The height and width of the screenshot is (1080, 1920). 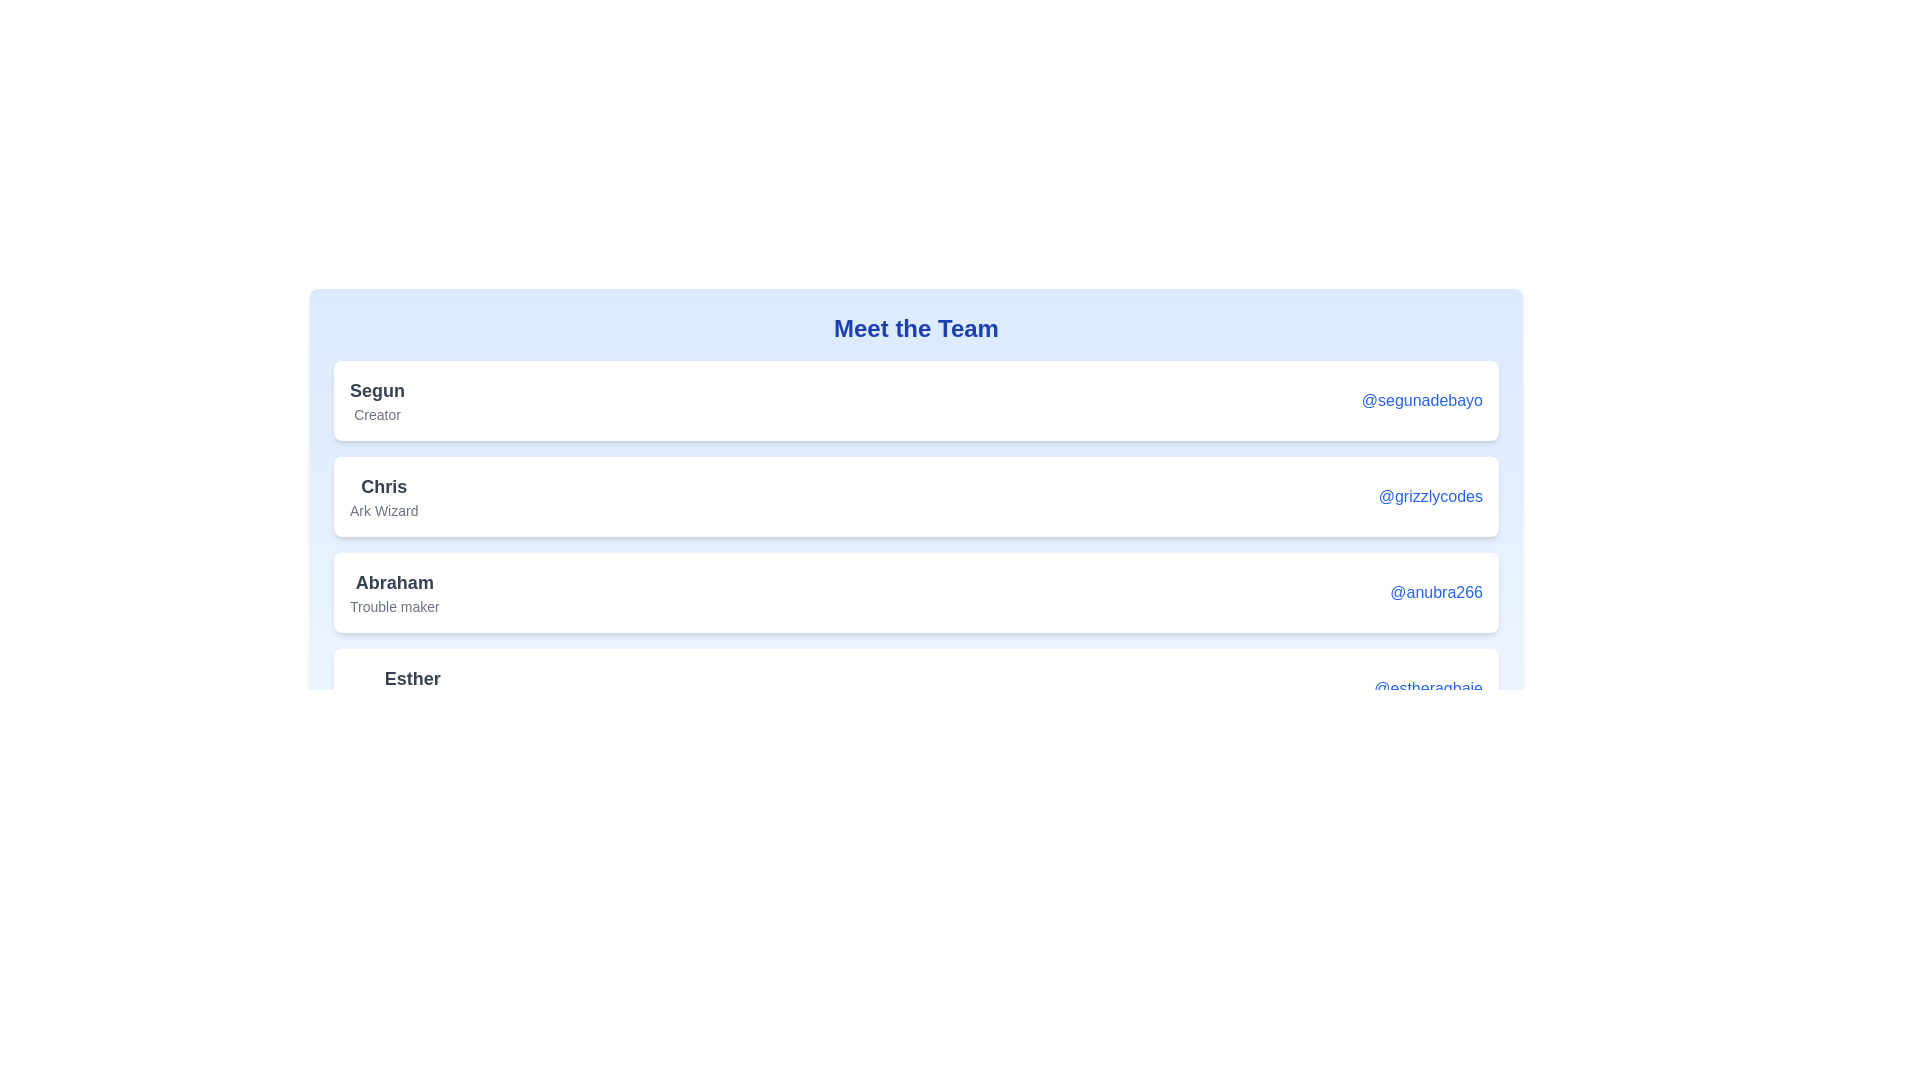 What do you see at coordinates (377, 401) in the screenshot?
I see `the label displaying 'Segun' and 'Creator', which is the first entry in the 'Meet the Team' list` at bounding box center [377, 401].